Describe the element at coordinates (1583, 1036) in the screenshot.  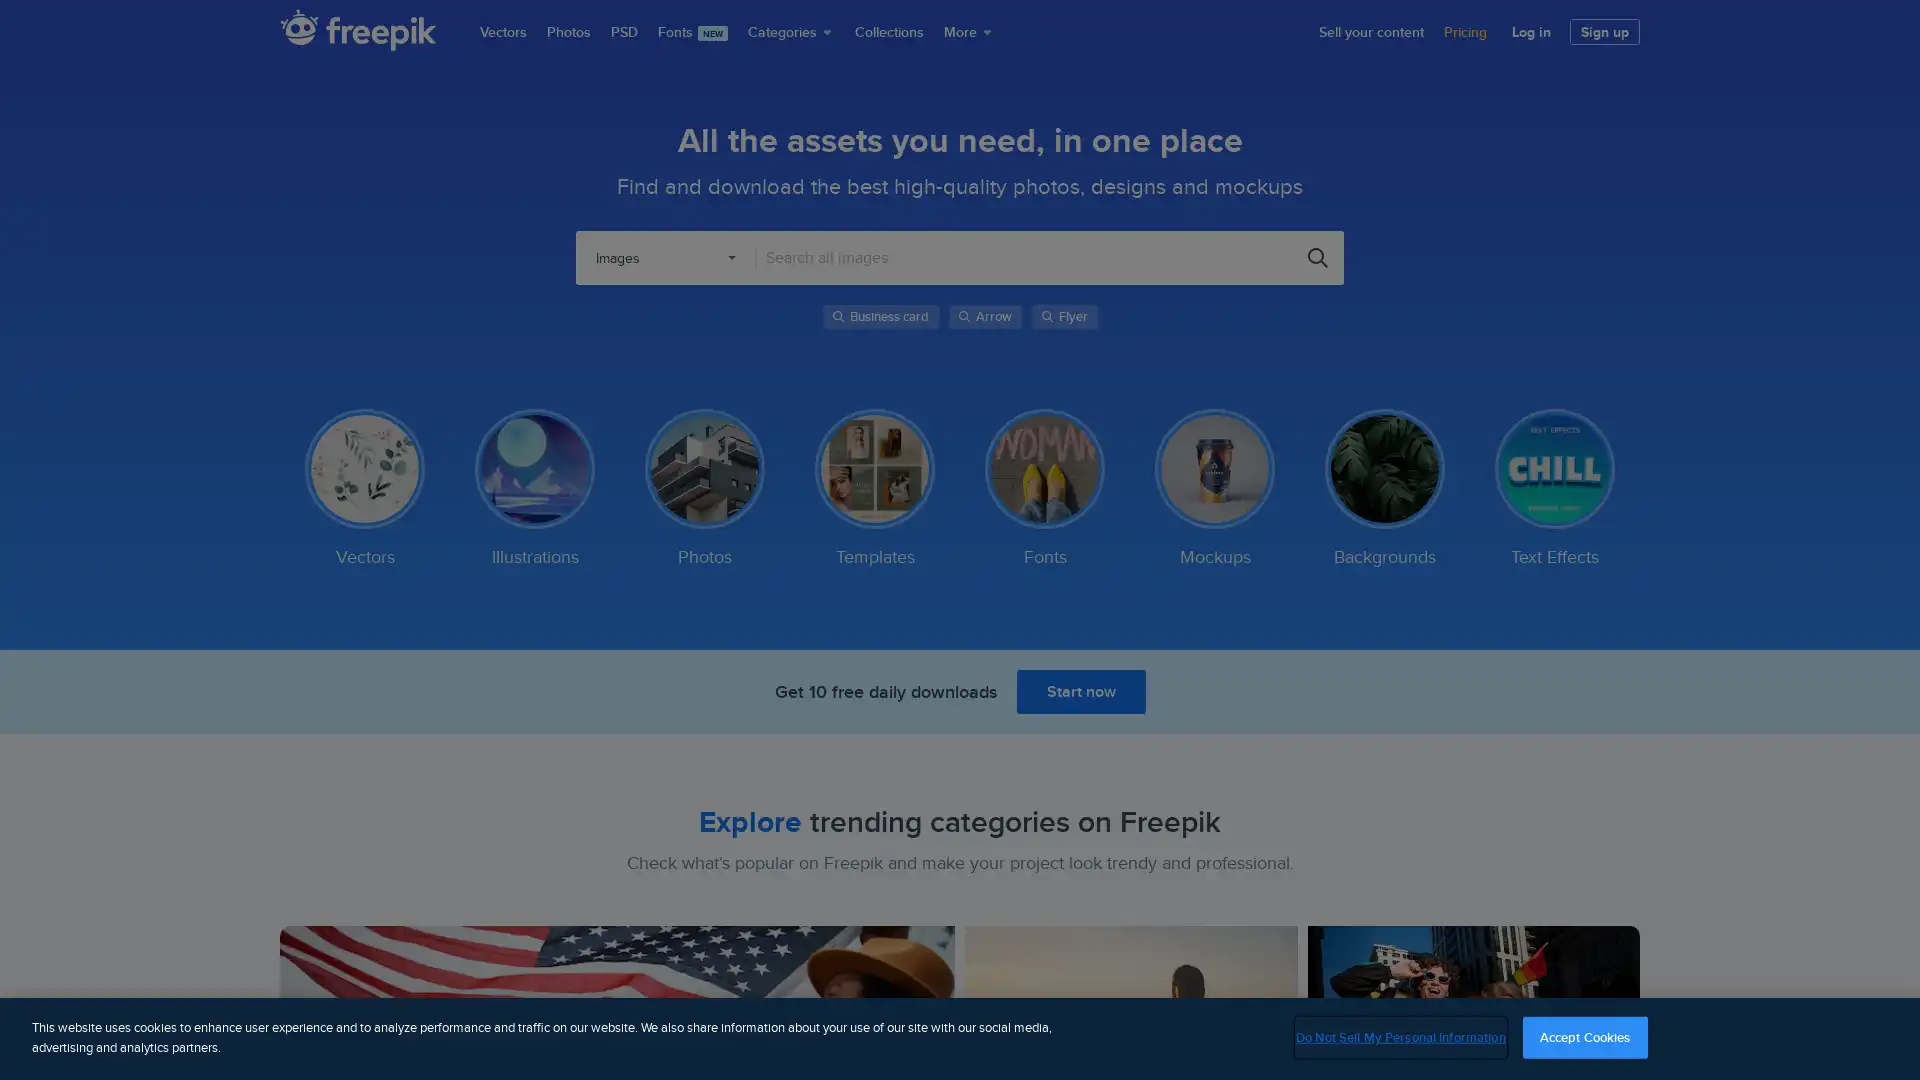
I see `Accept Cookies` at that location.